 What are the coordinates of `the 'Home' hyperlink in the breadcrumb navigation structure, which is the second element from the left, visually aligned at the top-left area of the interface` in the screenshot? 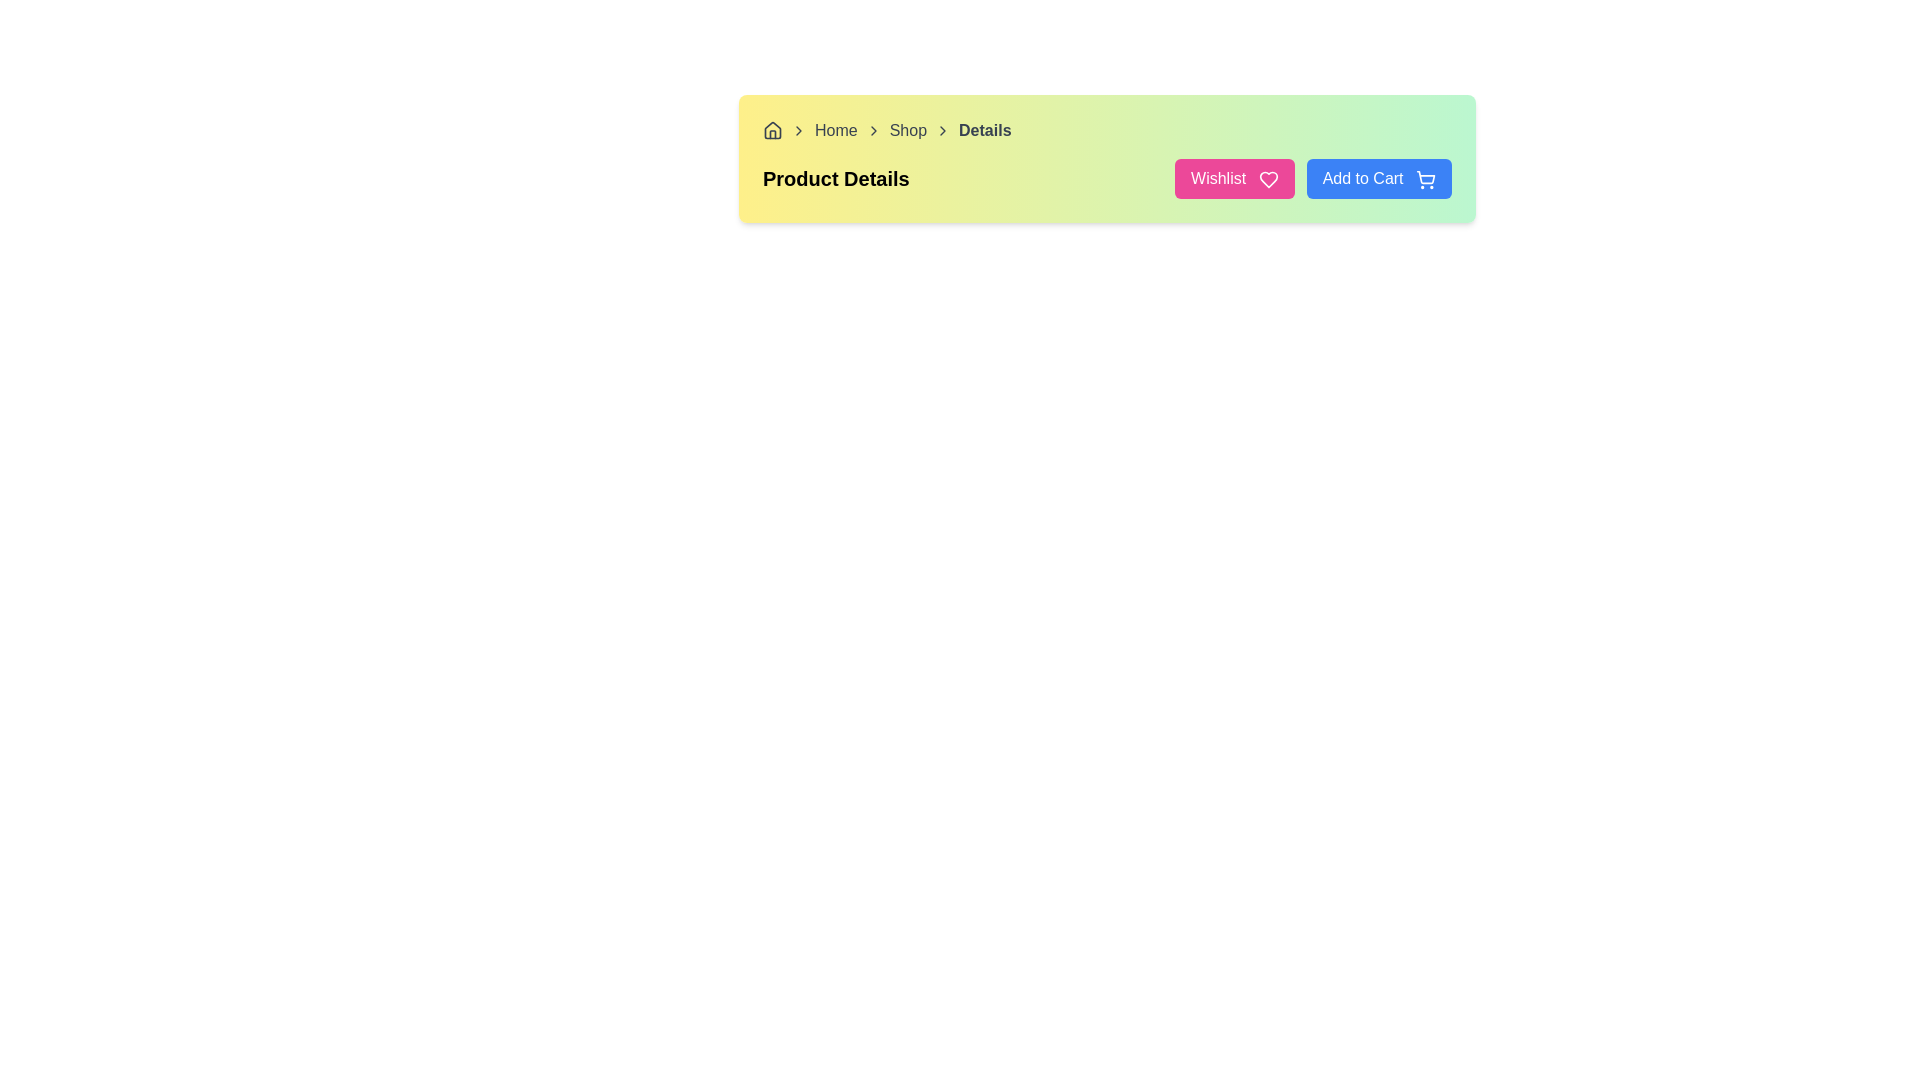 It's located at (836, 131).